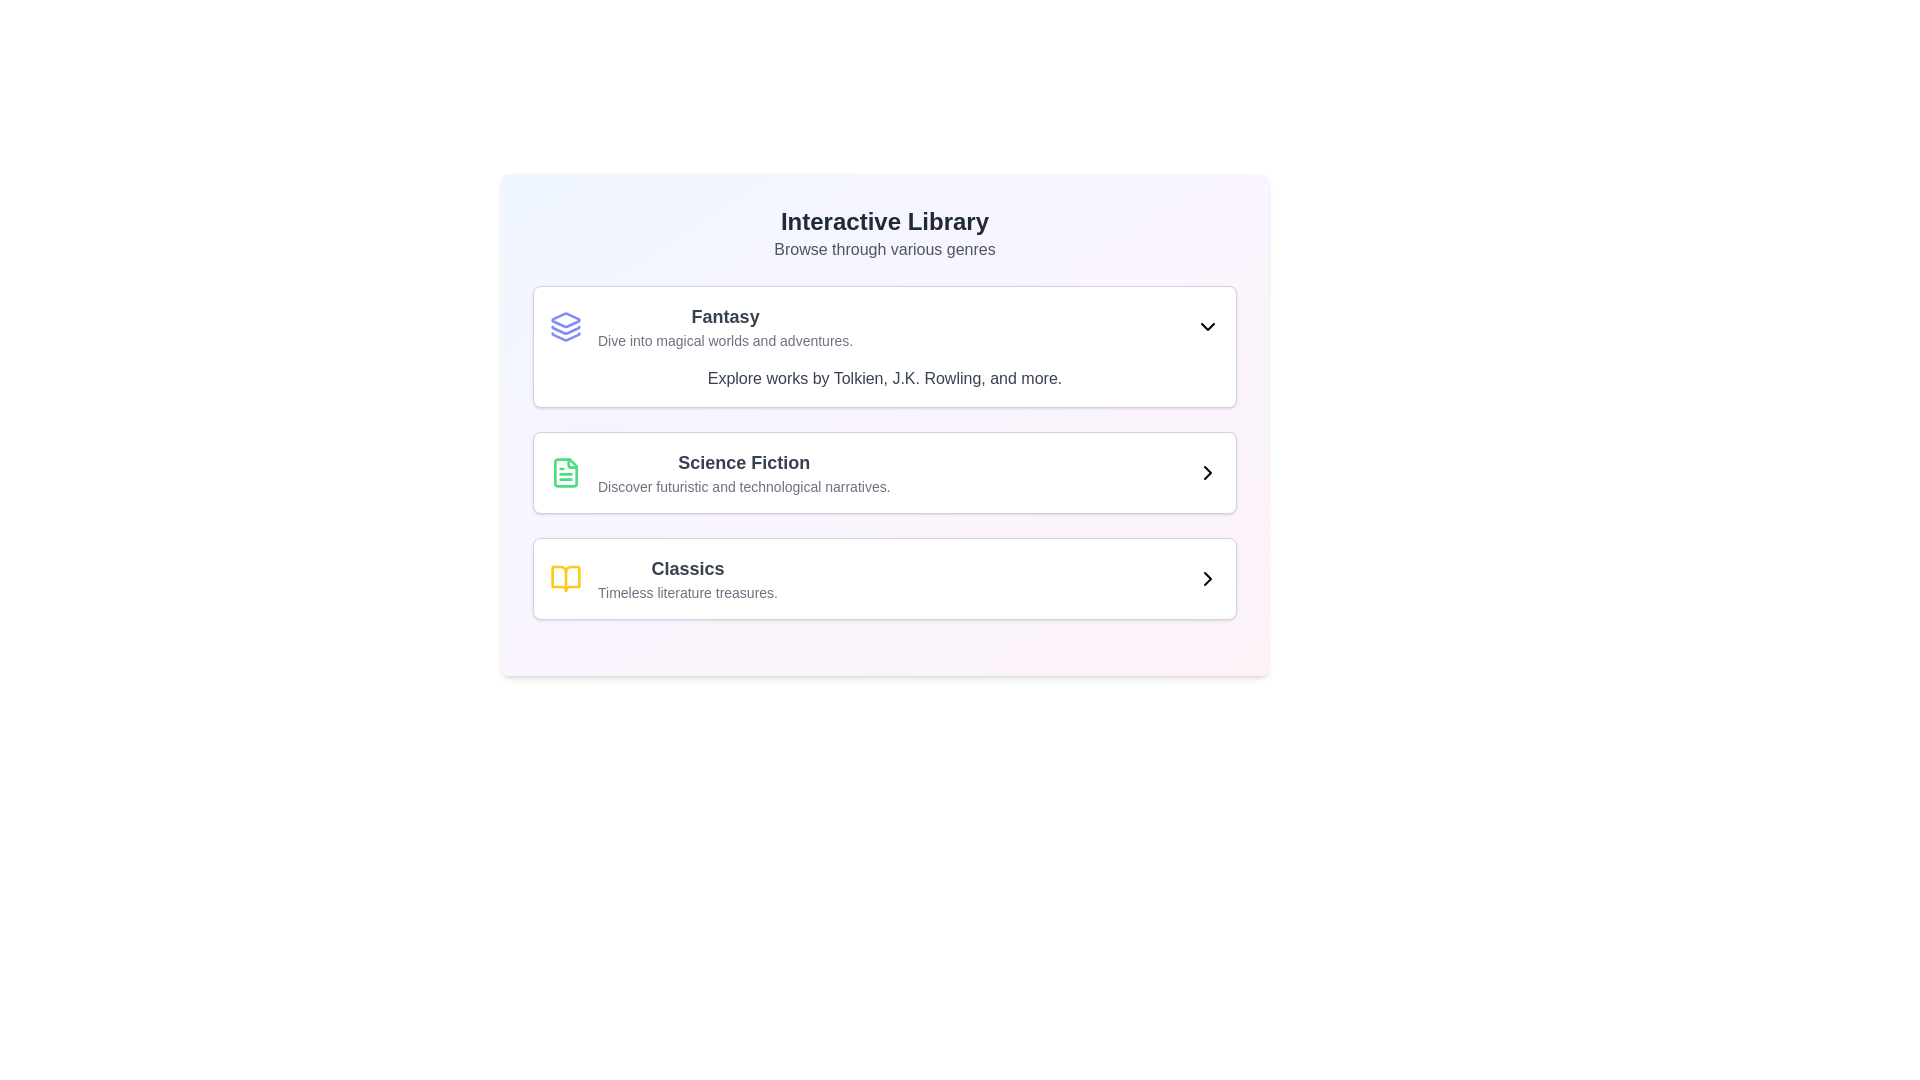 This screenshot has width=1920, height=1080. Describe the element at coordinates (743, 486) in the screenshot. I see `text string 'Discover futuristic and technological narratives.' located in the 'Science Fiction' card, below the bold header` at that location.